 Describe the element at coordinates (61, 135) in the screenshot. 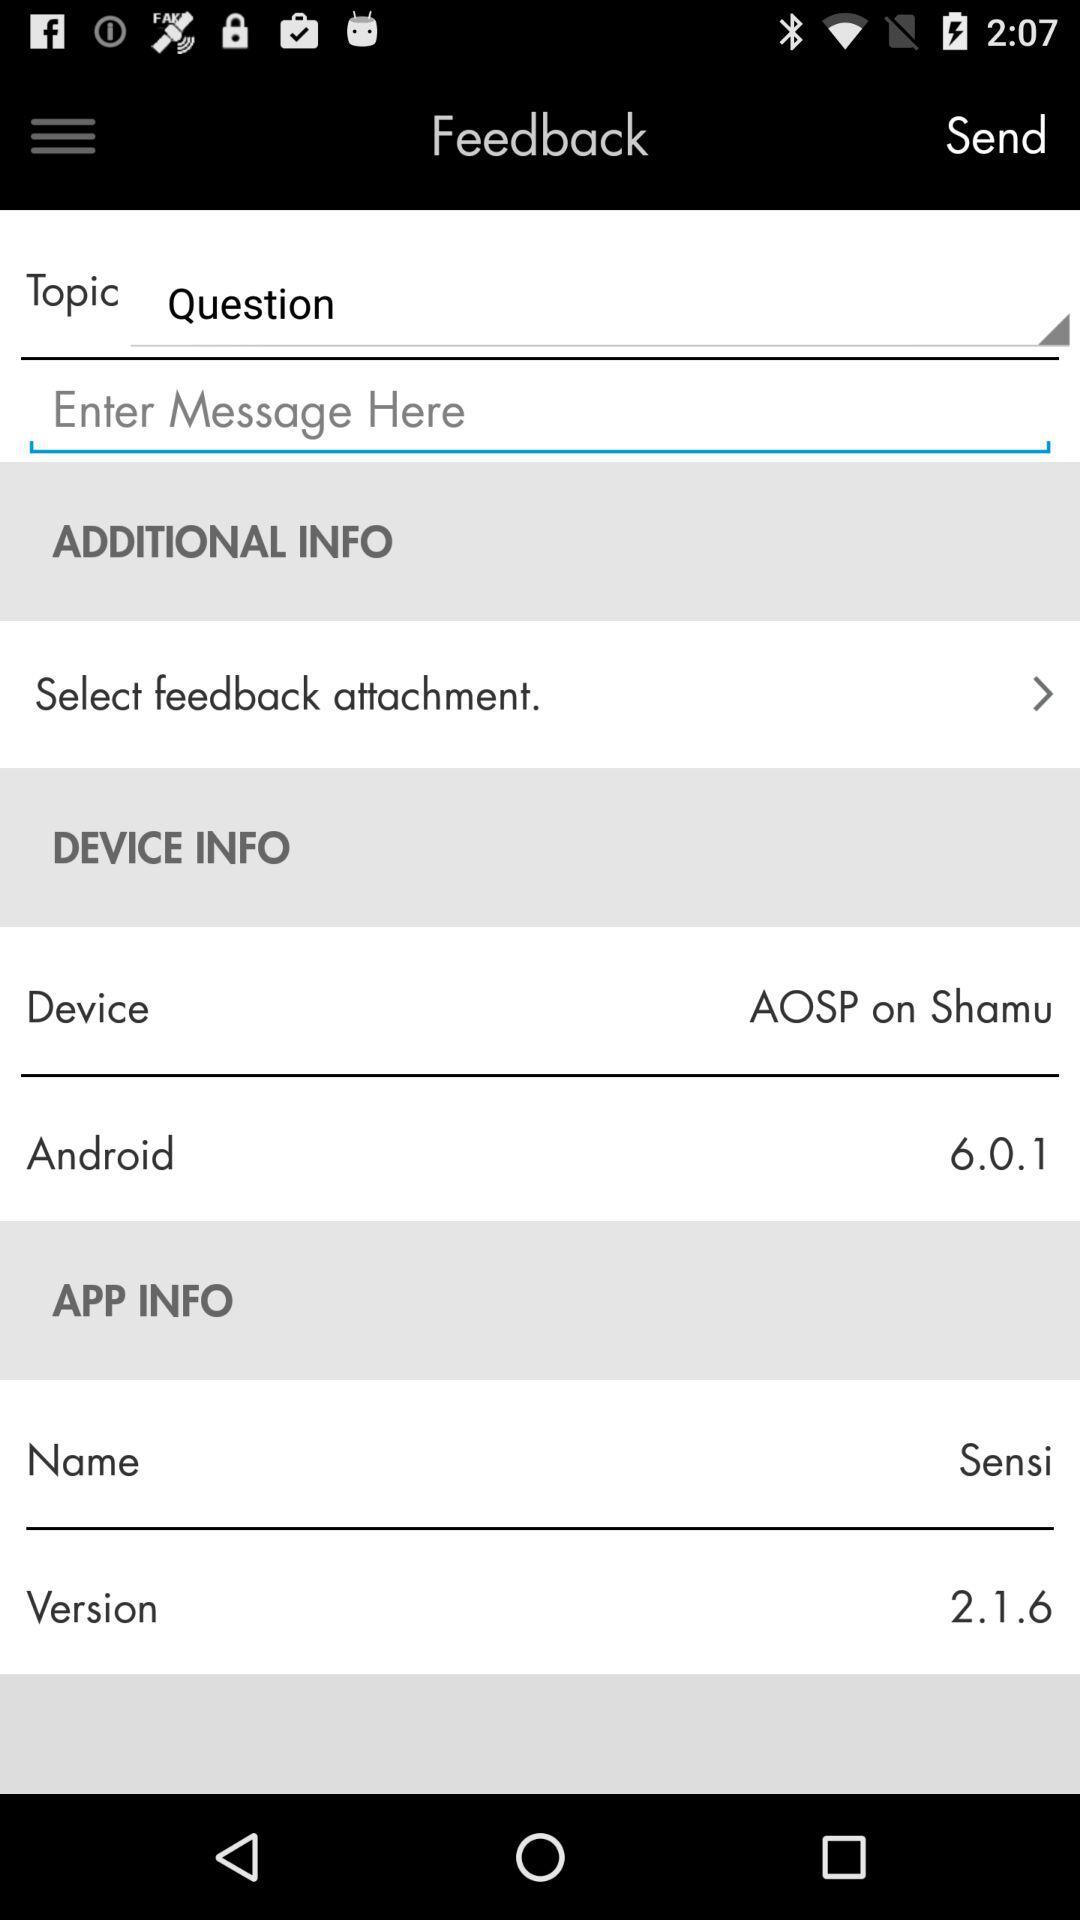

I see `the icon to the left of the feedback icon` at that location.